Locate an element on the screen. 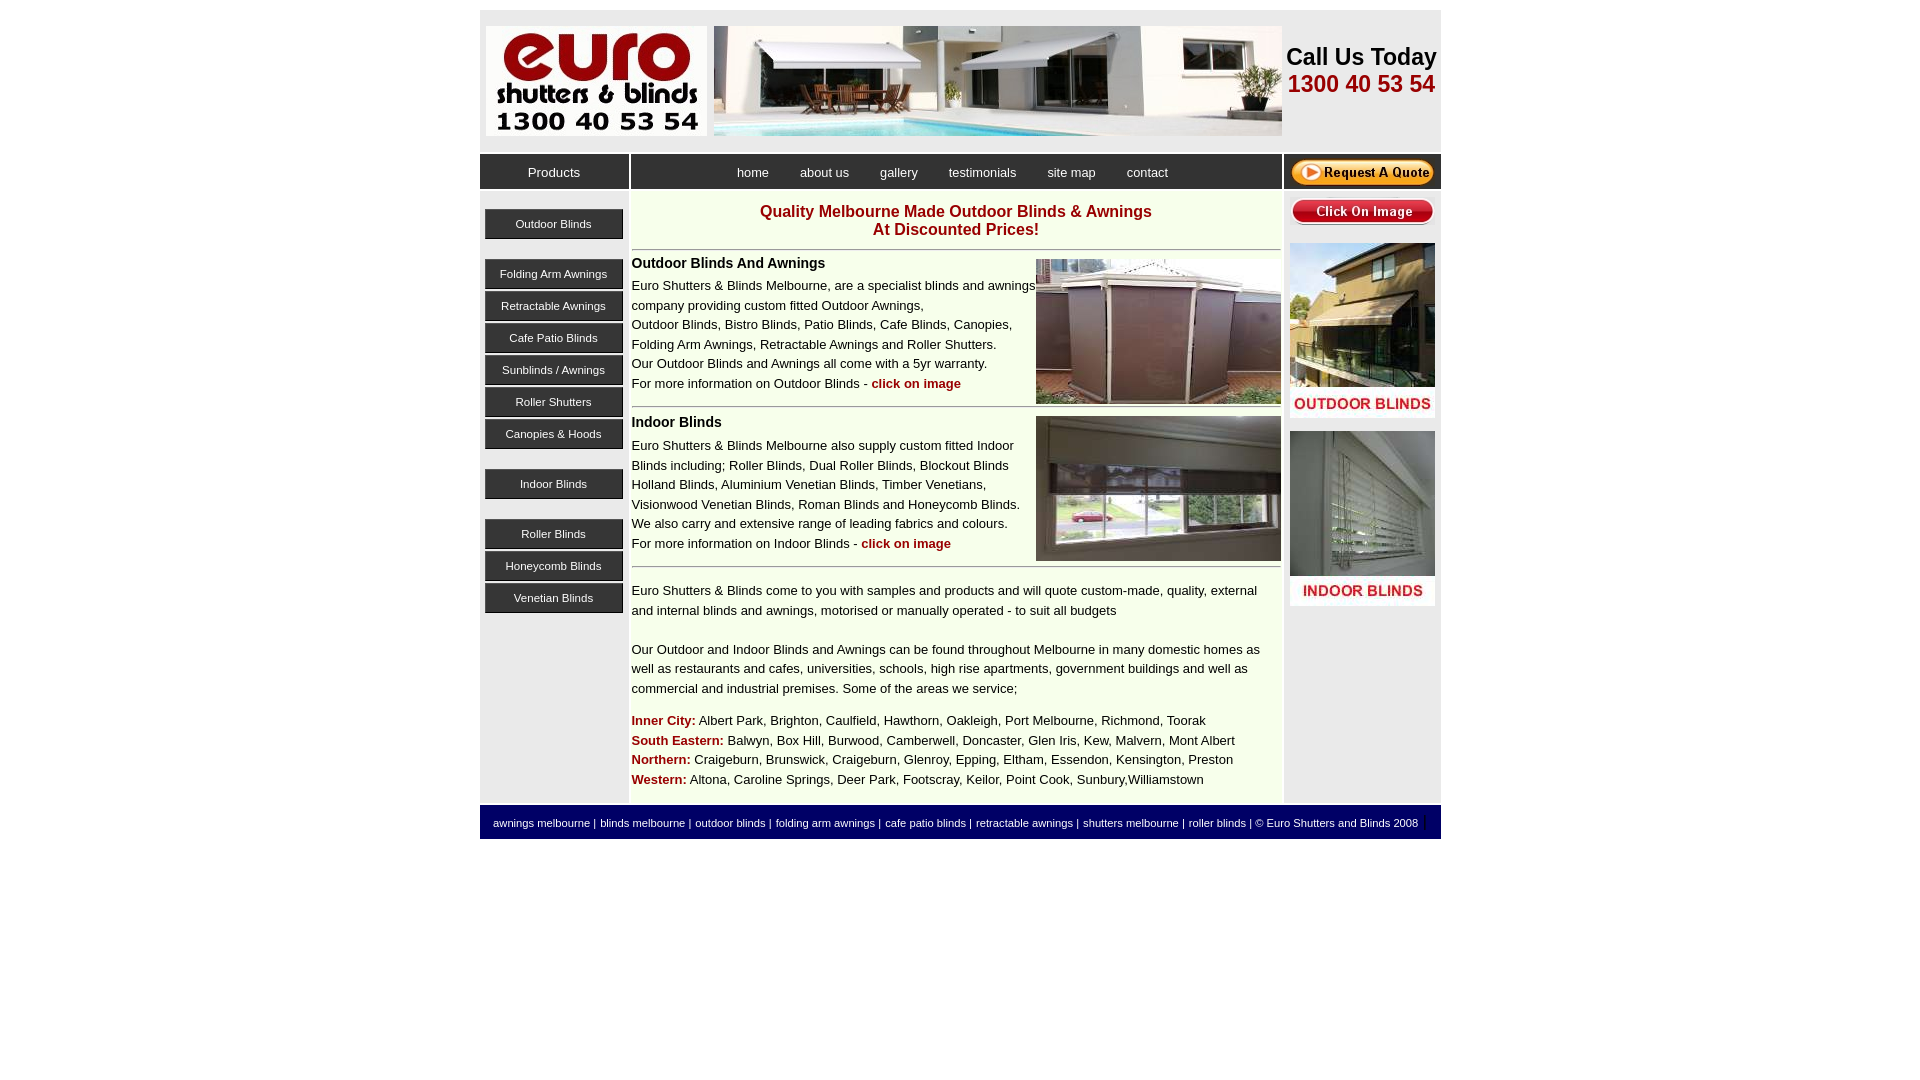 This screenshot has width=1920, height=1080. 'shutters melbourne |' is located at coordinates (1133, 822).